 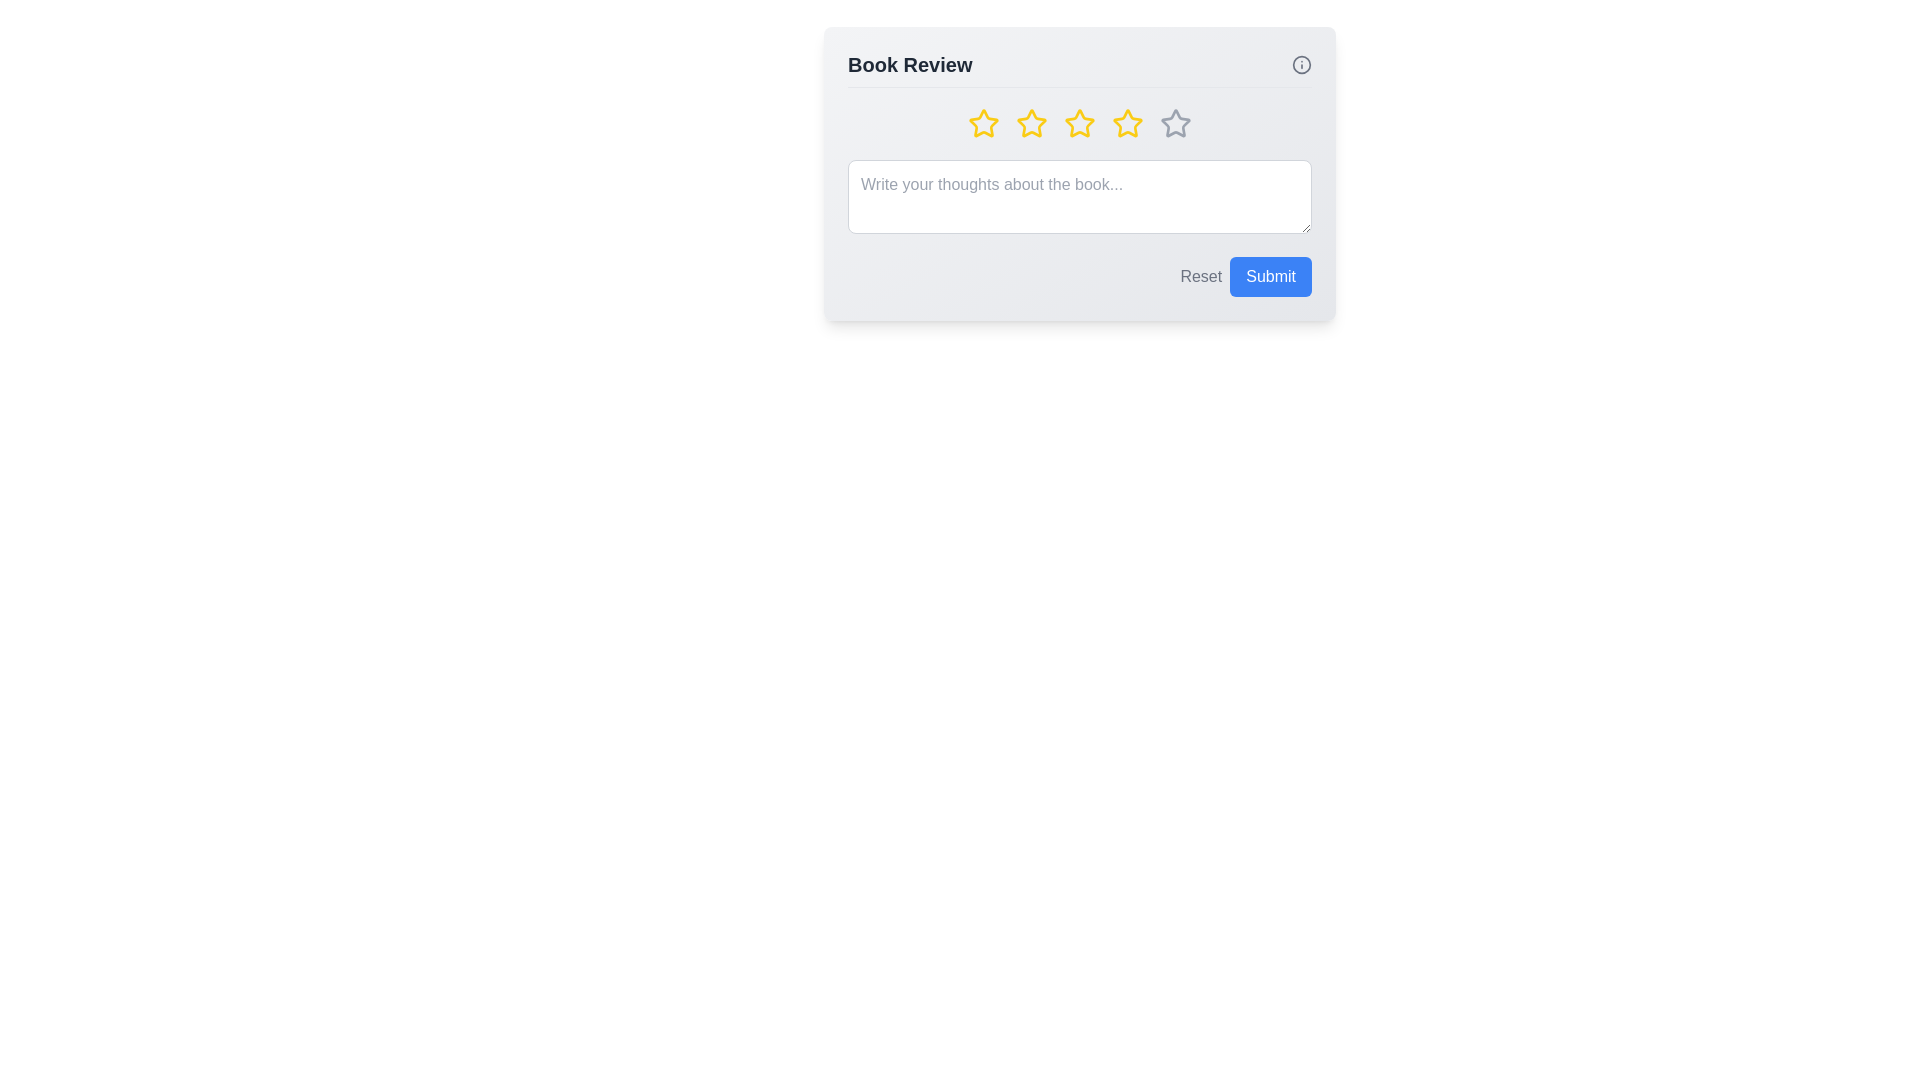 What do you see at coordinates (1301, 64) in the screenshot?
I see `the 'Info' icon to display more details` at bounding box center [1301, 64].